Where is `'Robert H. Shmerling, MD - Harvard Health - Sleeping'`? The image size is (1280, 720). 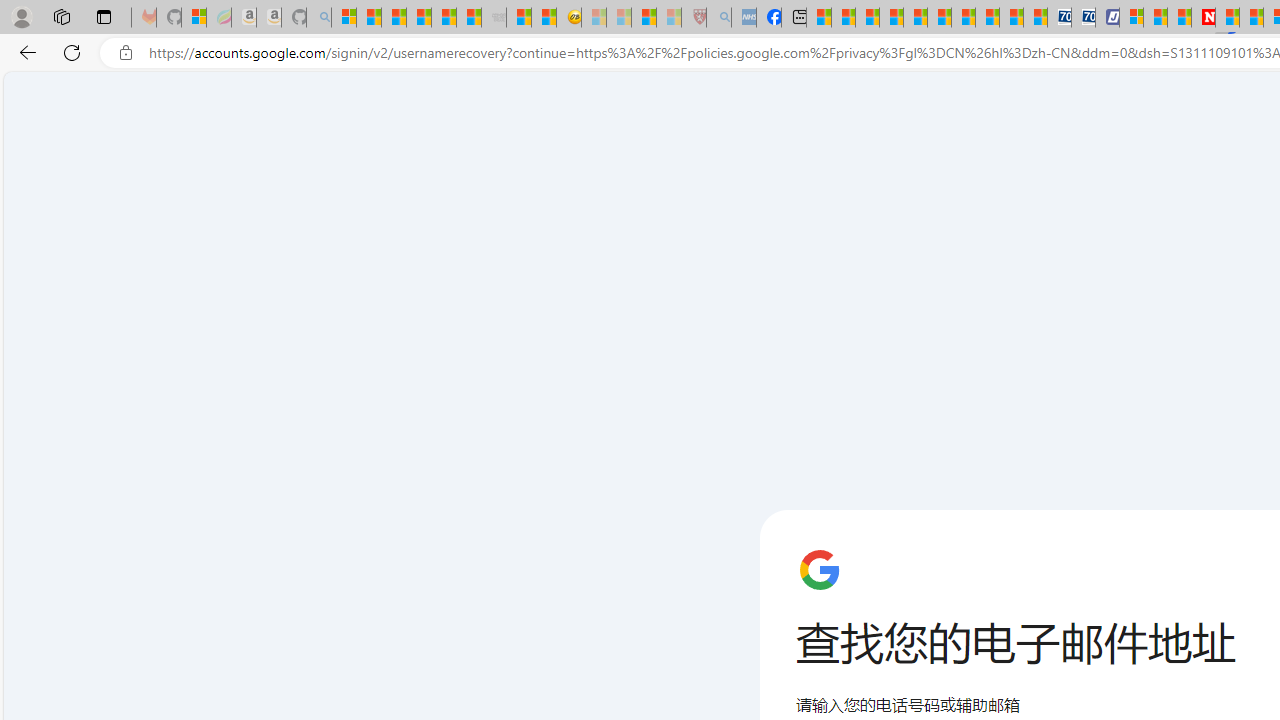 'Robert H. Shmerling, MD - Harvard Health - Sleeping' is located at coordinates (694, 17).